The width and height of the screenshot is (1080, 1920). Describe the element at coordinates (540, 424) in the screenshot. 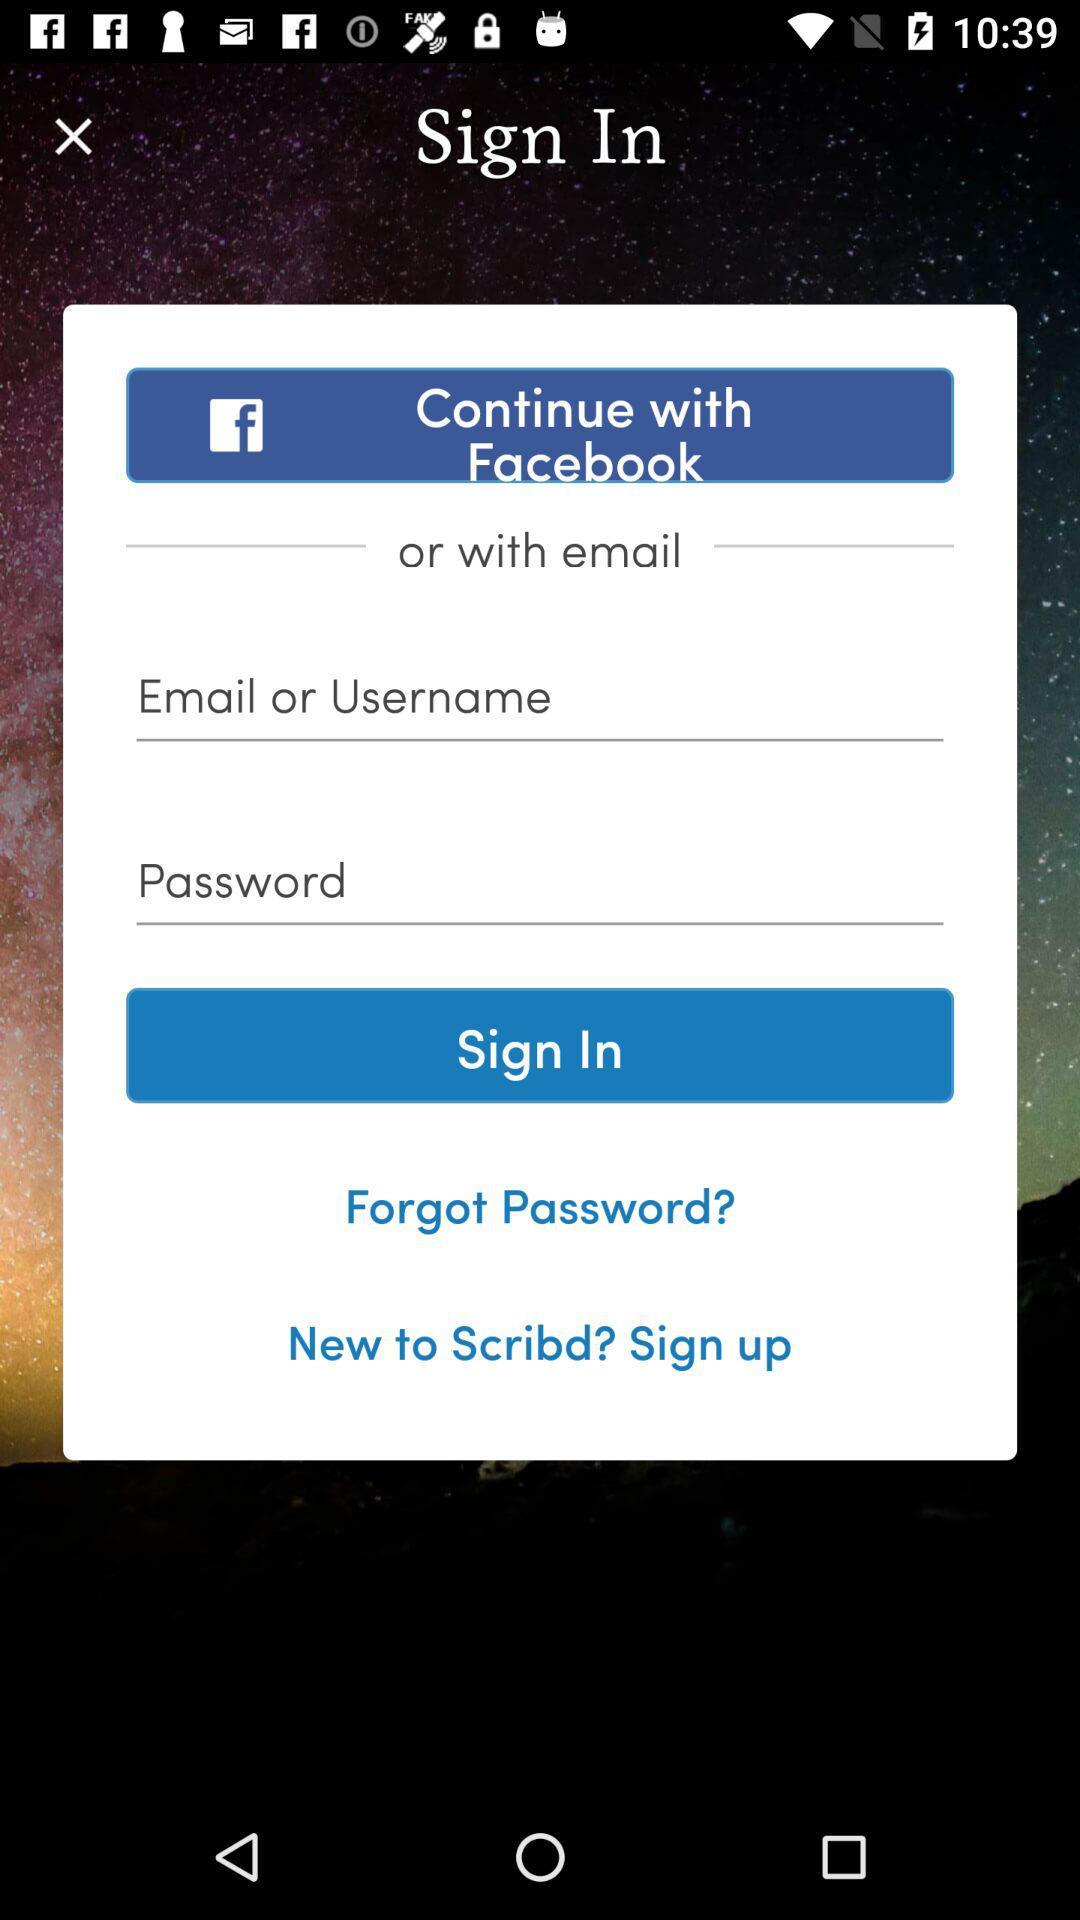

I see `the item above or with email item` at that location.